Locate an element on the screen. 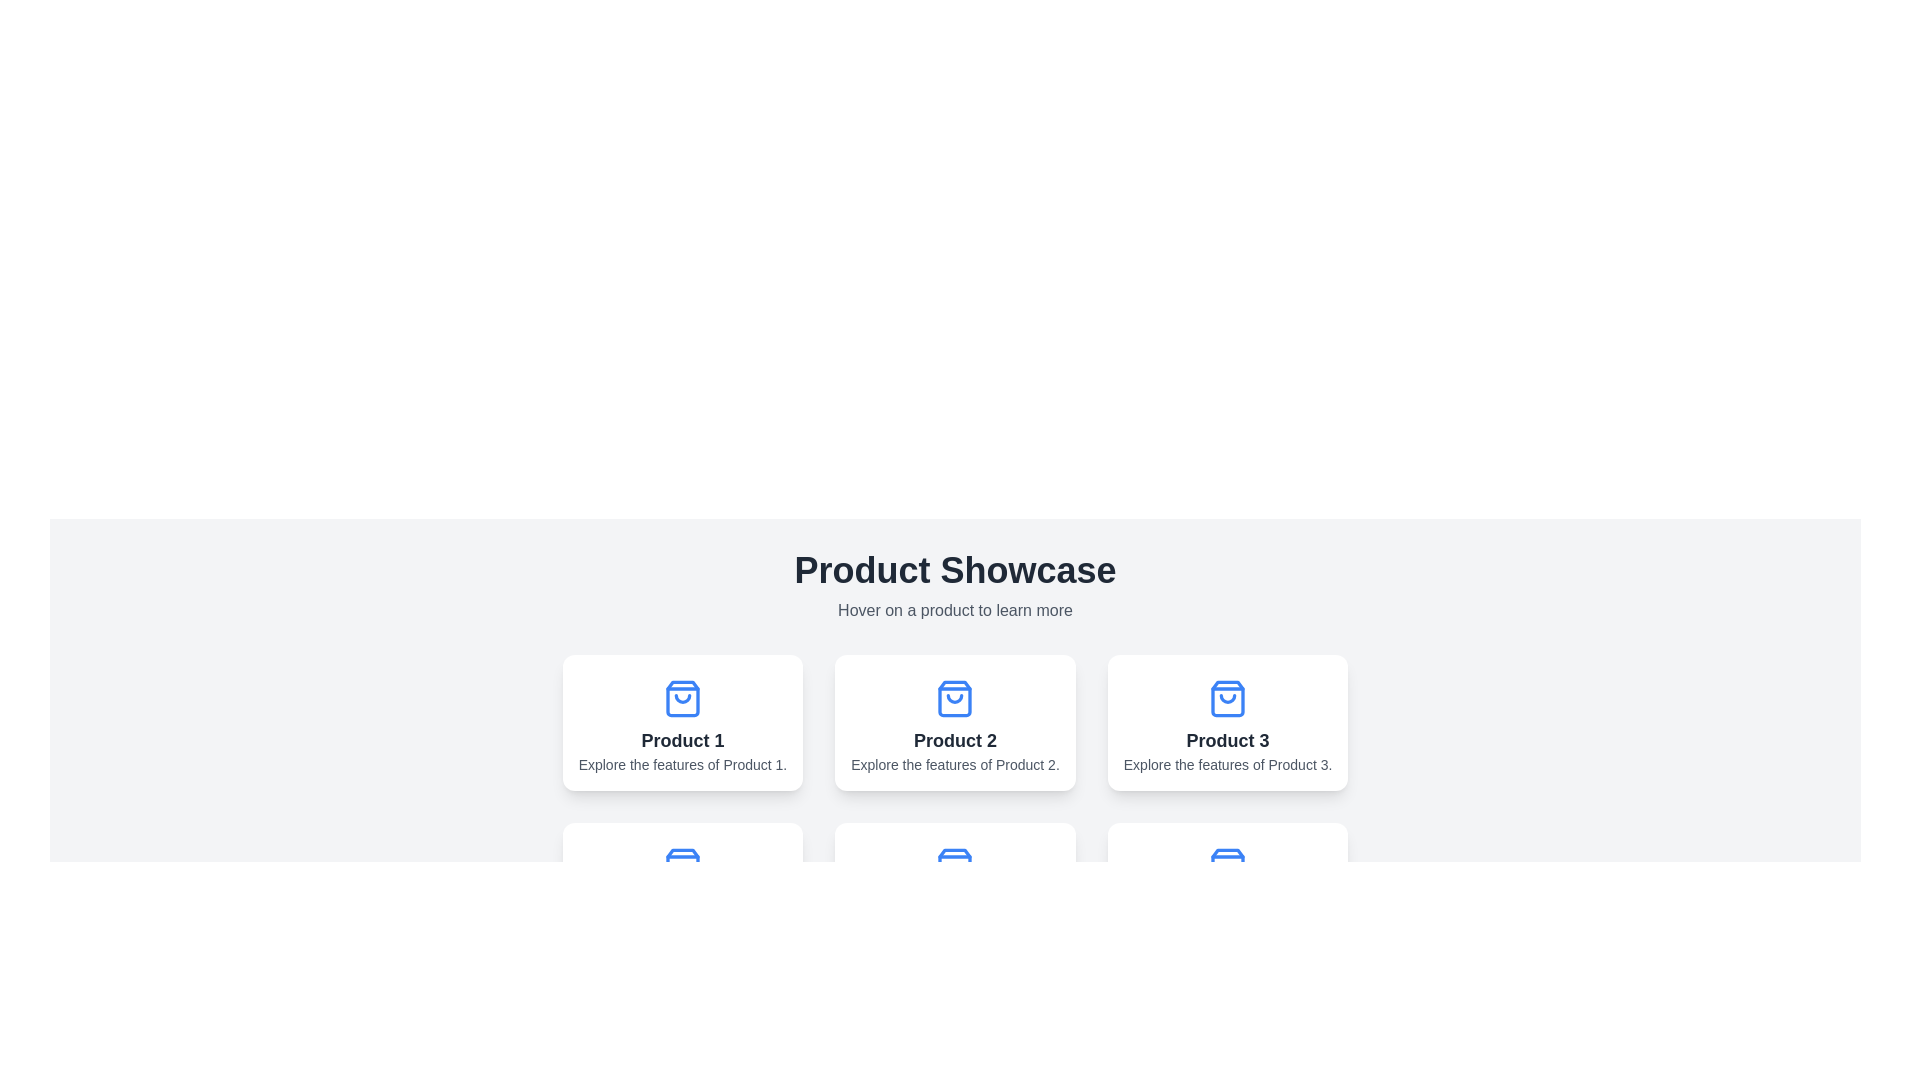  the shopping icon located at the center top of the 'Product 1' card is located at coordinates (682, 697).